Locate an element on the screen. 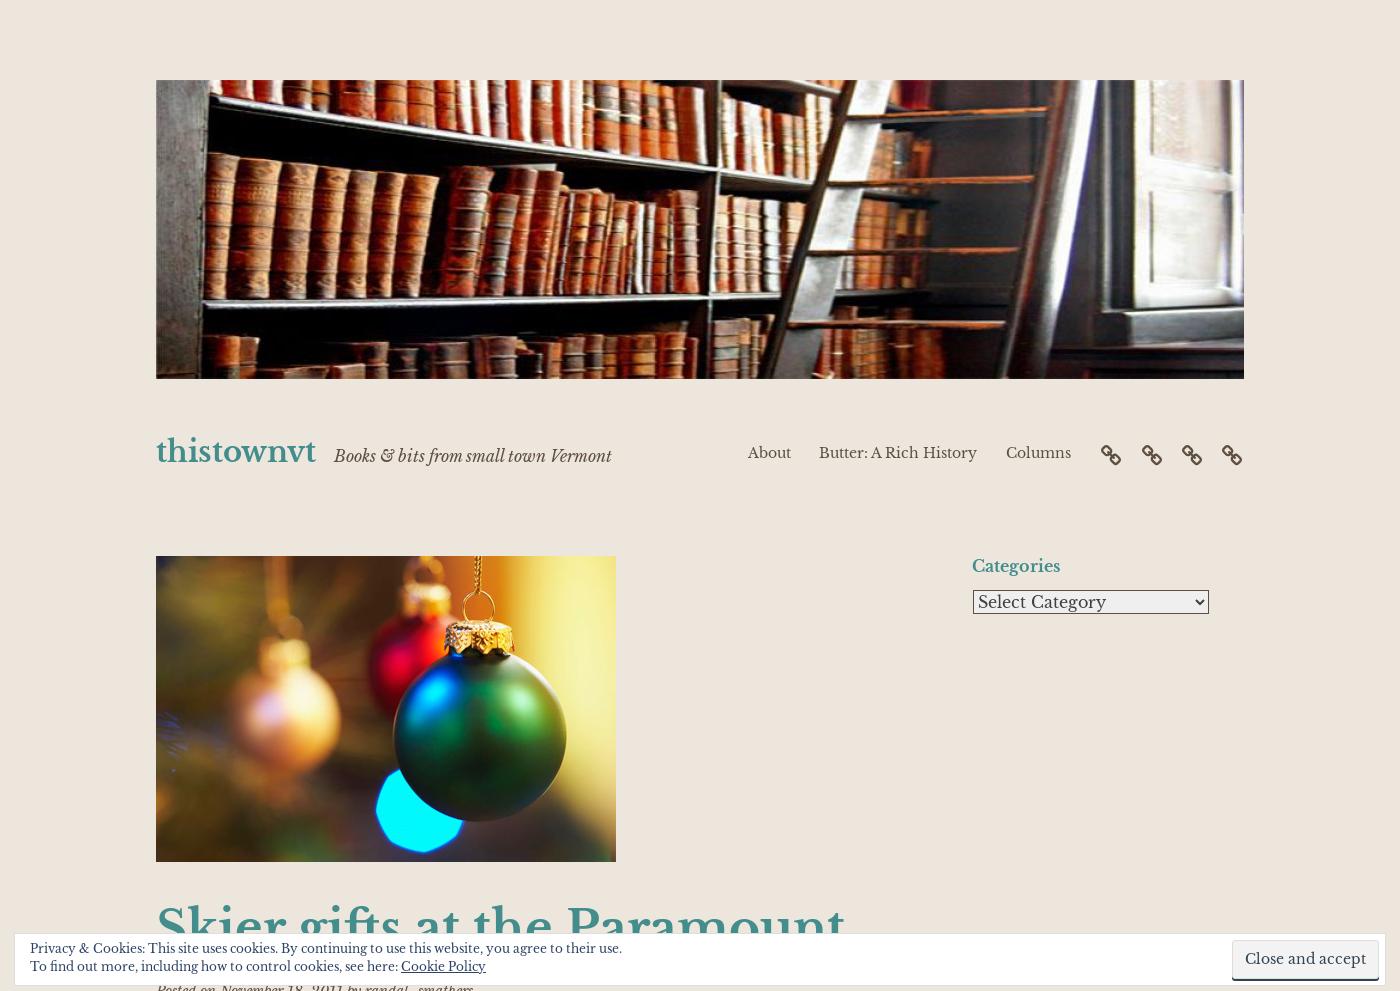 This screenshot has width=1400, height=991. 'Butter: A Rich History' is located at coordinates (819, 451).